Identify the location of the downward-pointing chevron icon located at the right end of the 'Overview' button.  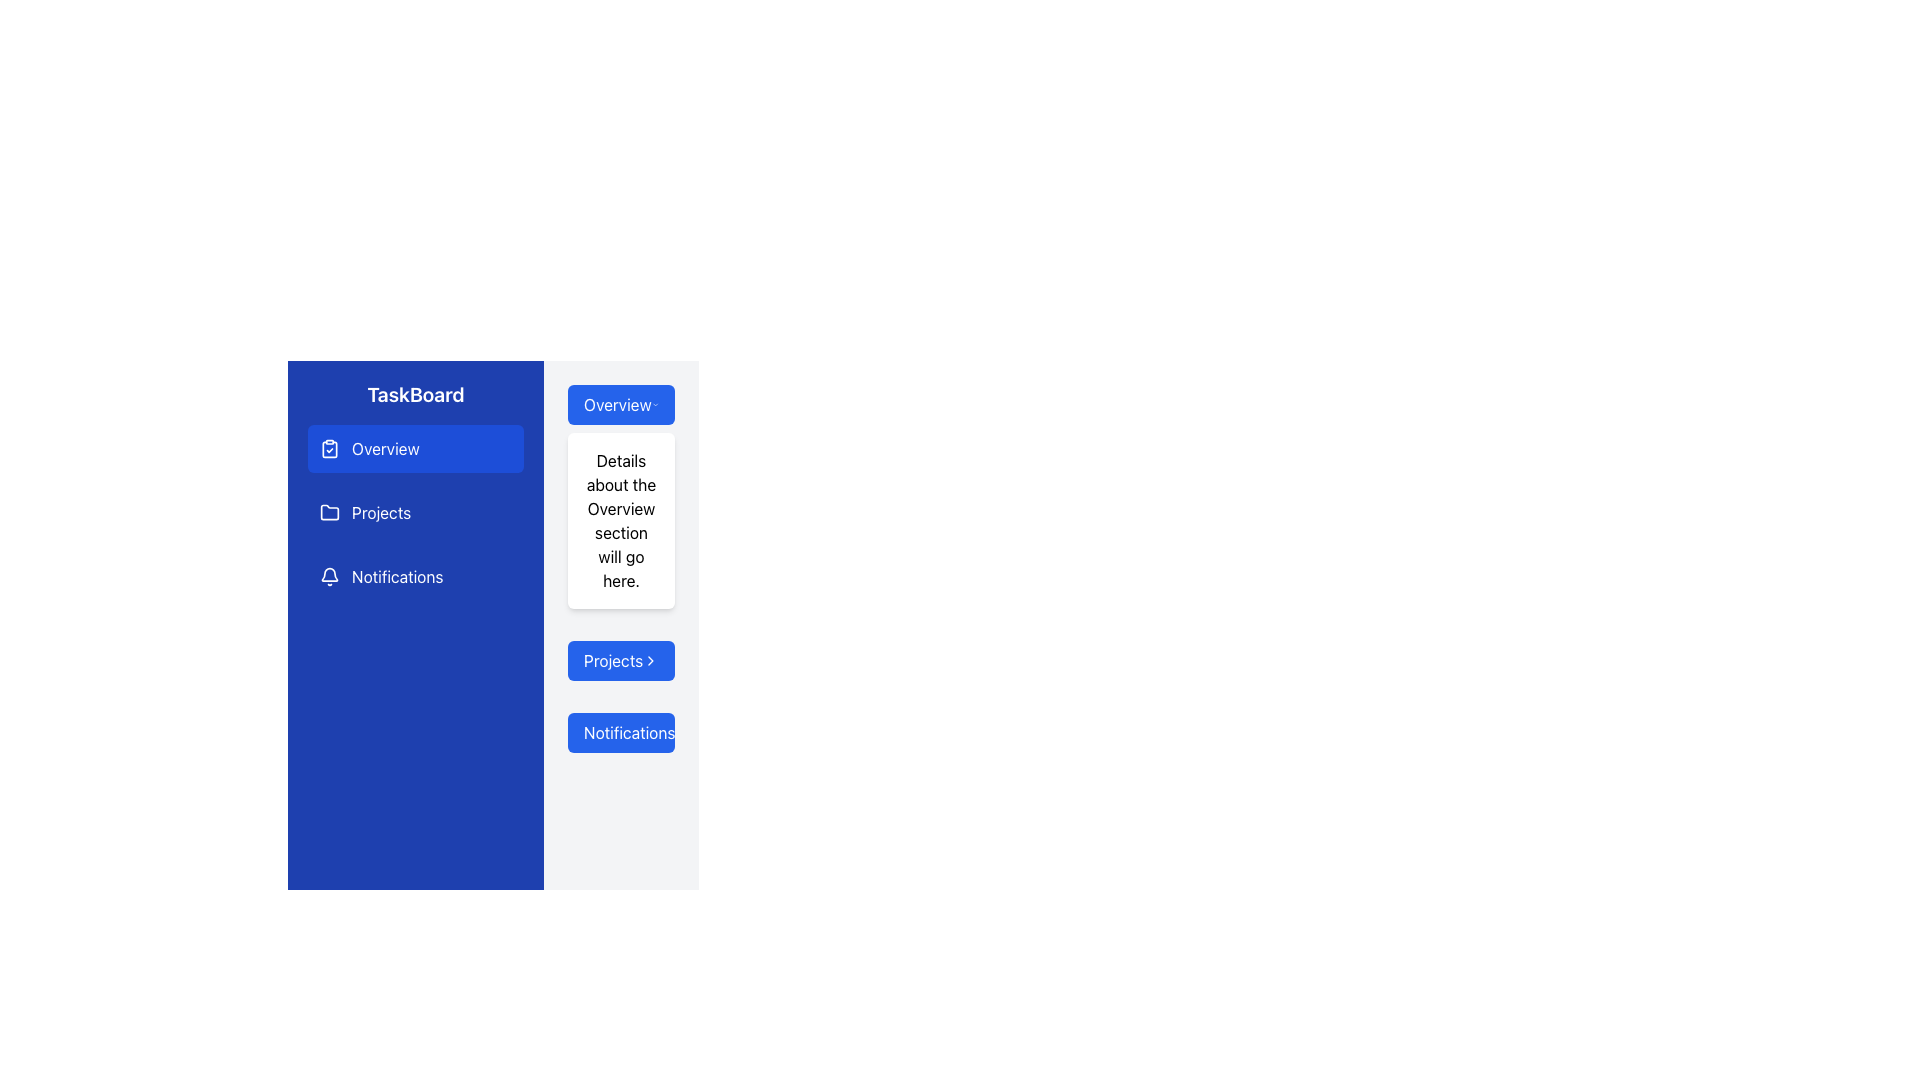
(655, 405).